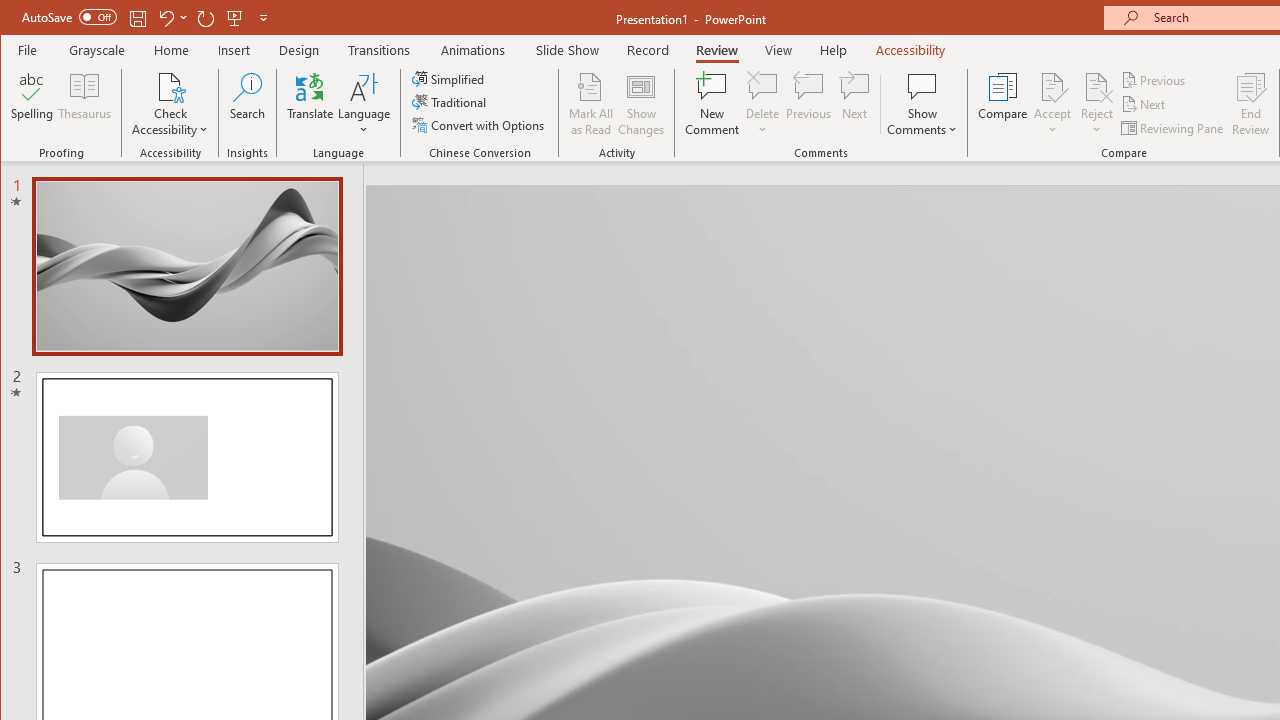  I want to click on 'Mark All as Read', so click(590, 104).